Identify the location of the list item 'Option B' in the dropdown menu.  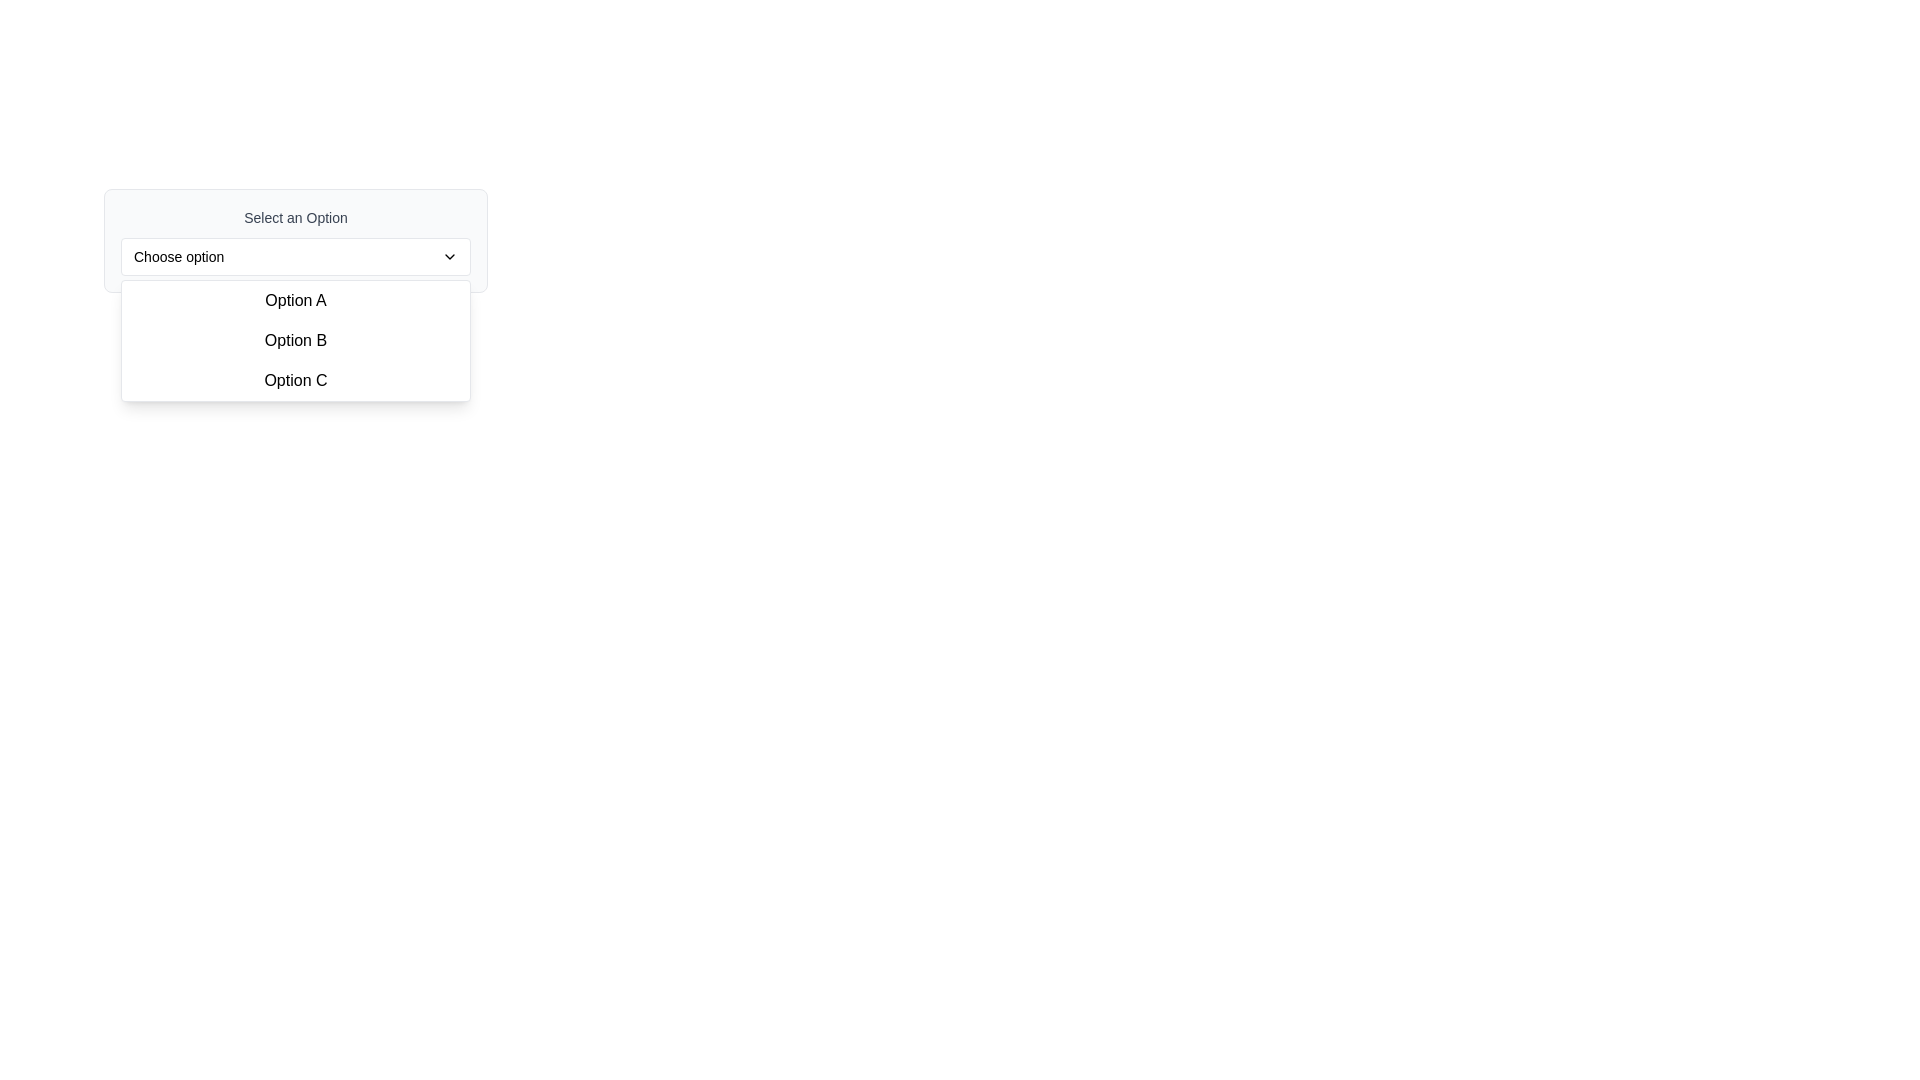
(295, 339).